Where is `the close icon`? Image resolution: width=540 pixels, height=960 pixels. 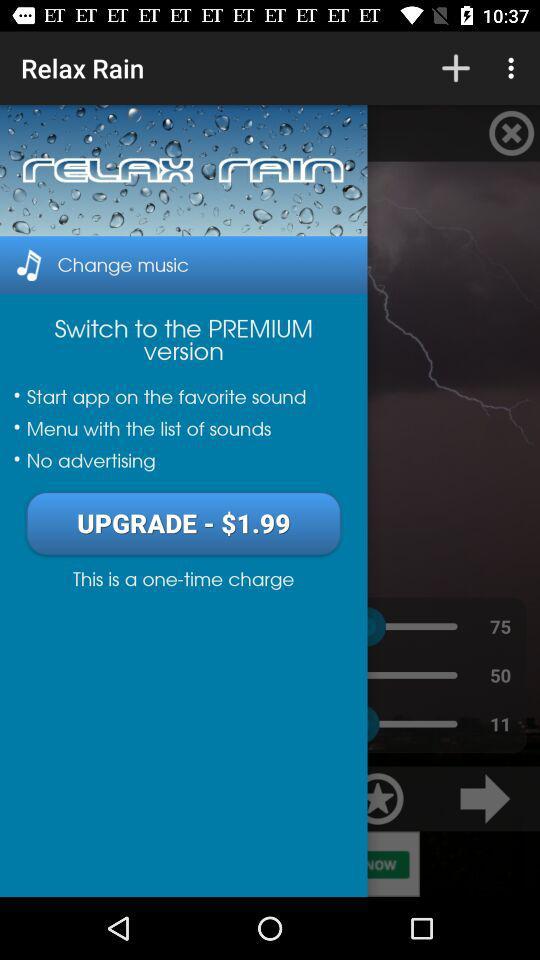 the close icon is located at coordinates (511, 132).